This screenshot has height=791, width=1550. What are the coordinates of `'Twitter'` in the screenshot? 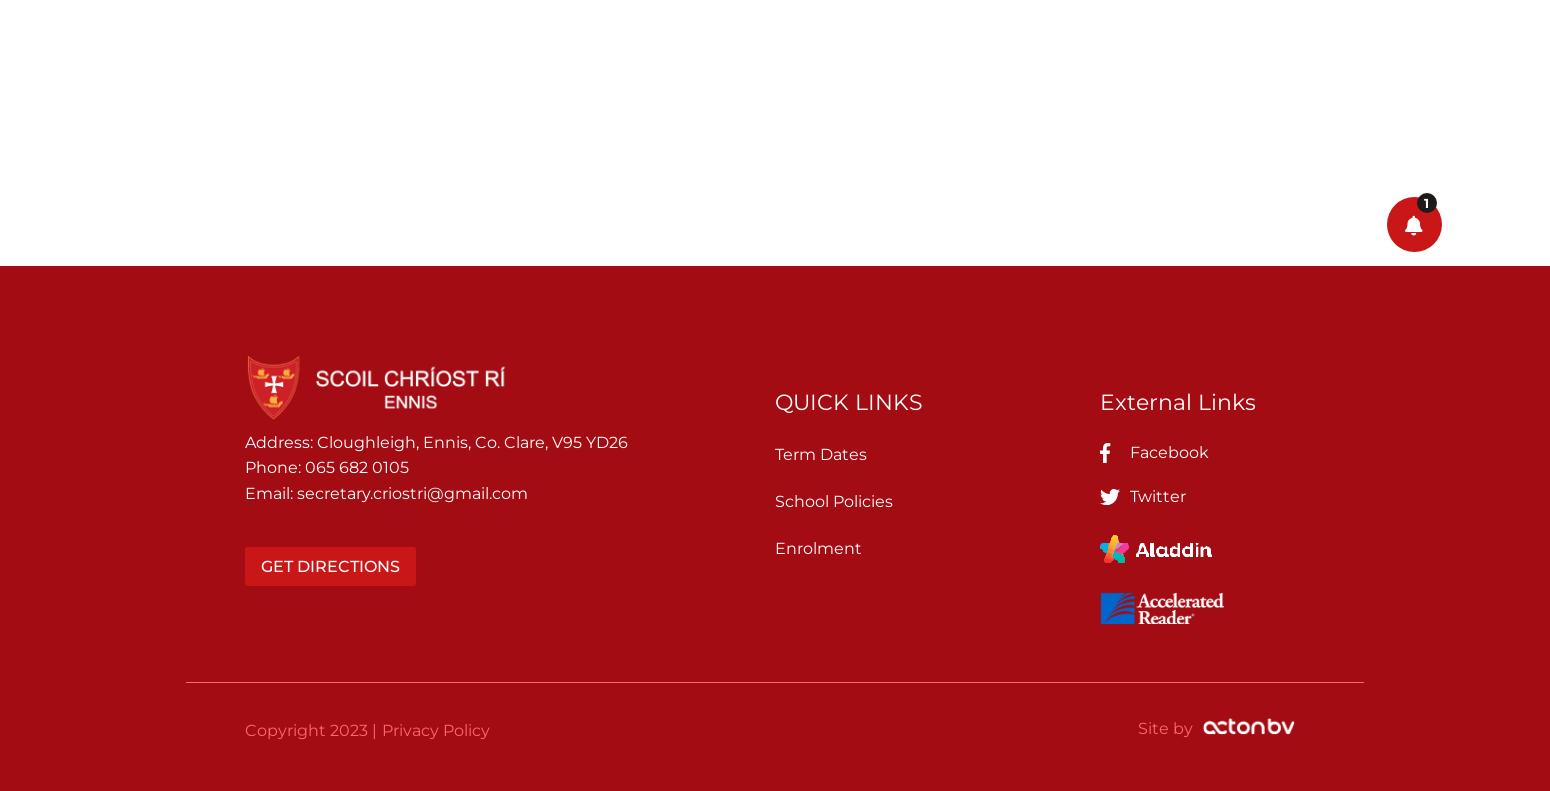 It's located at (1157, 494).